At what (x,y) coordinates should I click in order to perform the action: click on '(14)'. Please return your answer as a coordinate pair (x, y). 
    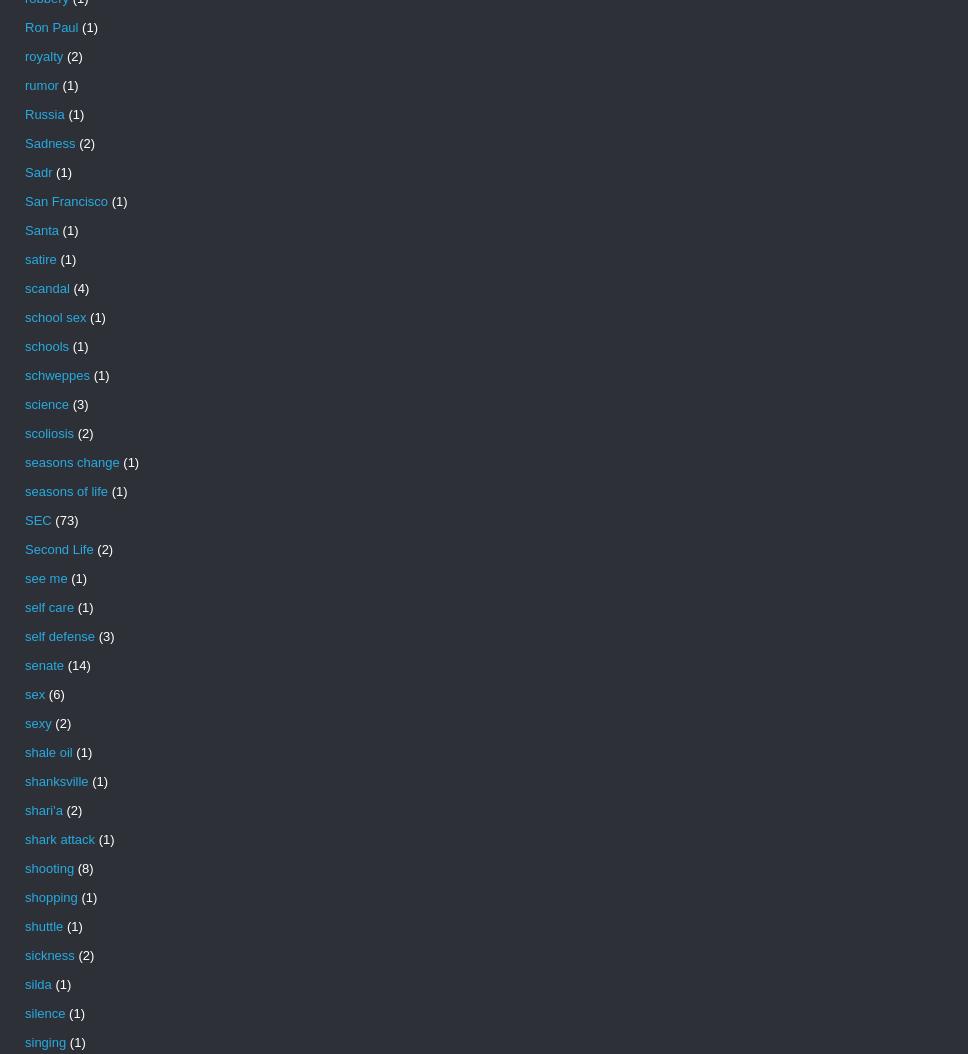
    Looking at the image, I should click on (77, 665).